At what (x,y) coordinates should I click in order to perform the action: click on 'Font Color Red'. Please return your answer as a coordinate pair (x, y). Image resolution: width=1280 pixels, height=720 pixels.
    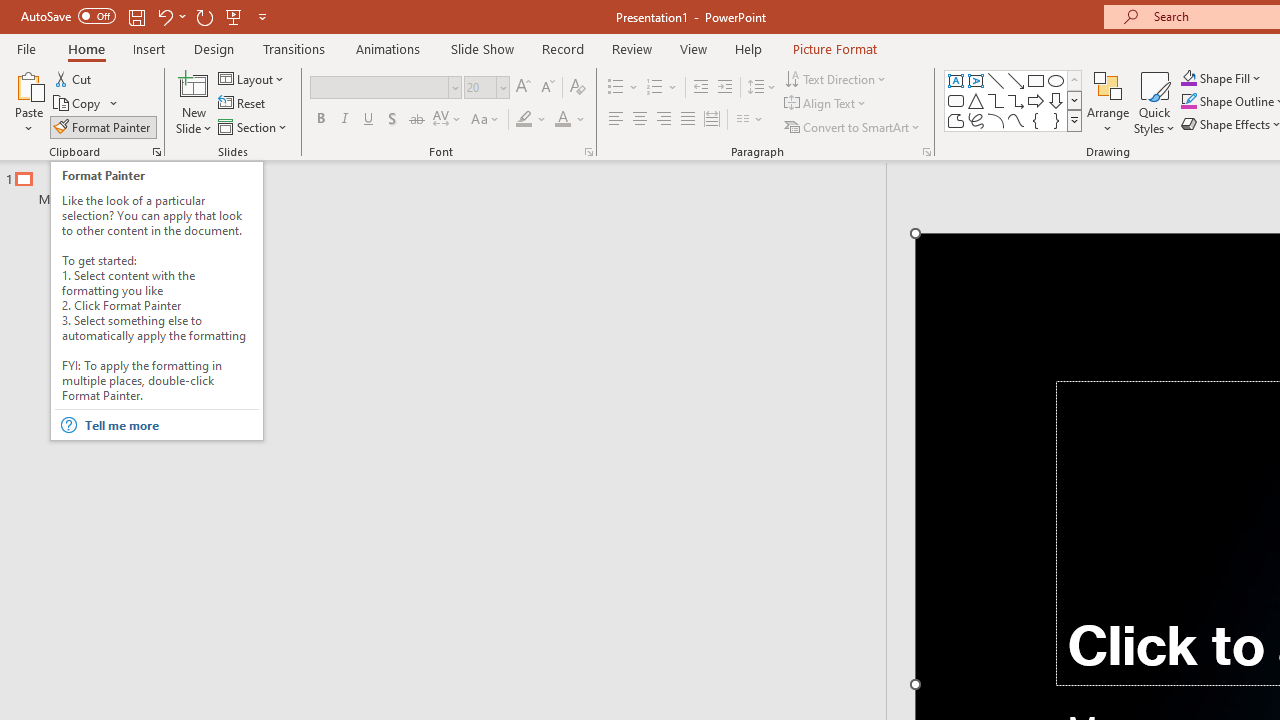
    Looking at the image, I should click on (561, 119).